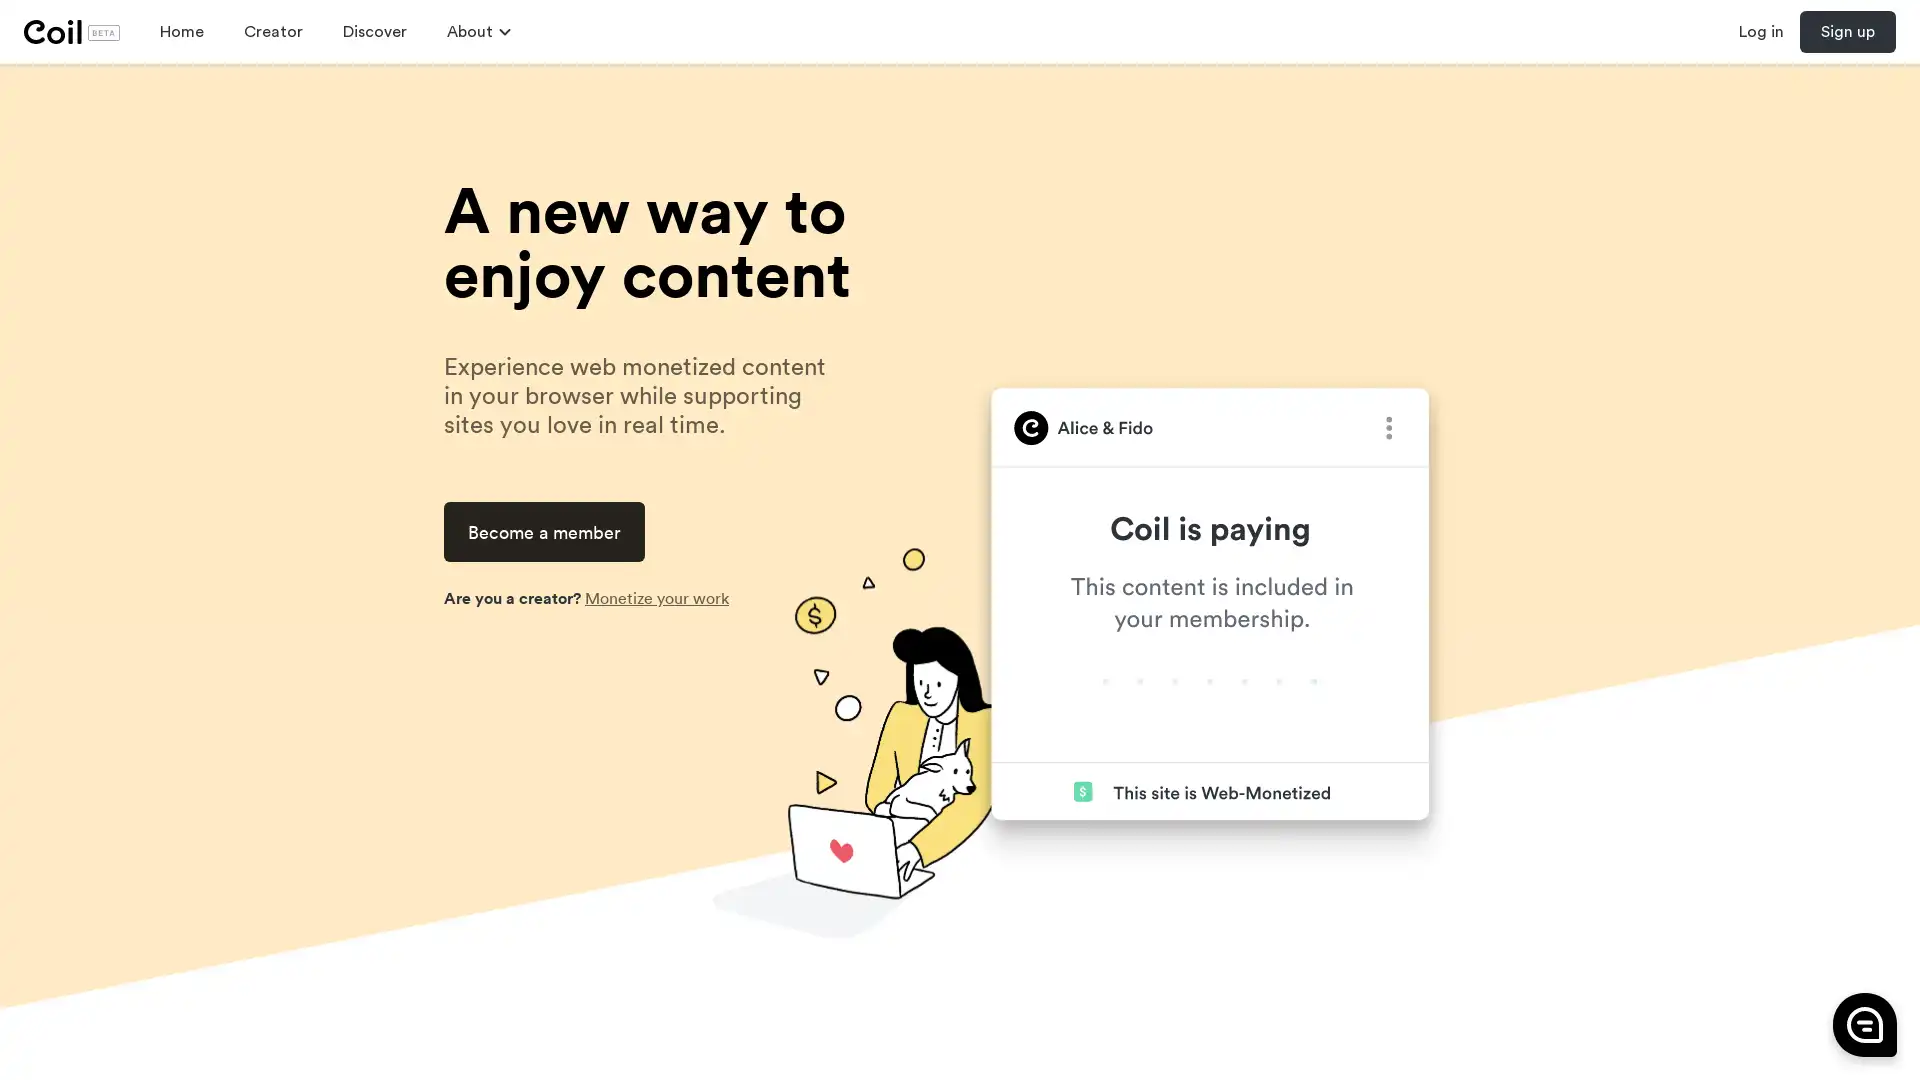  I want to click on Sign up, so click(1847, 31).